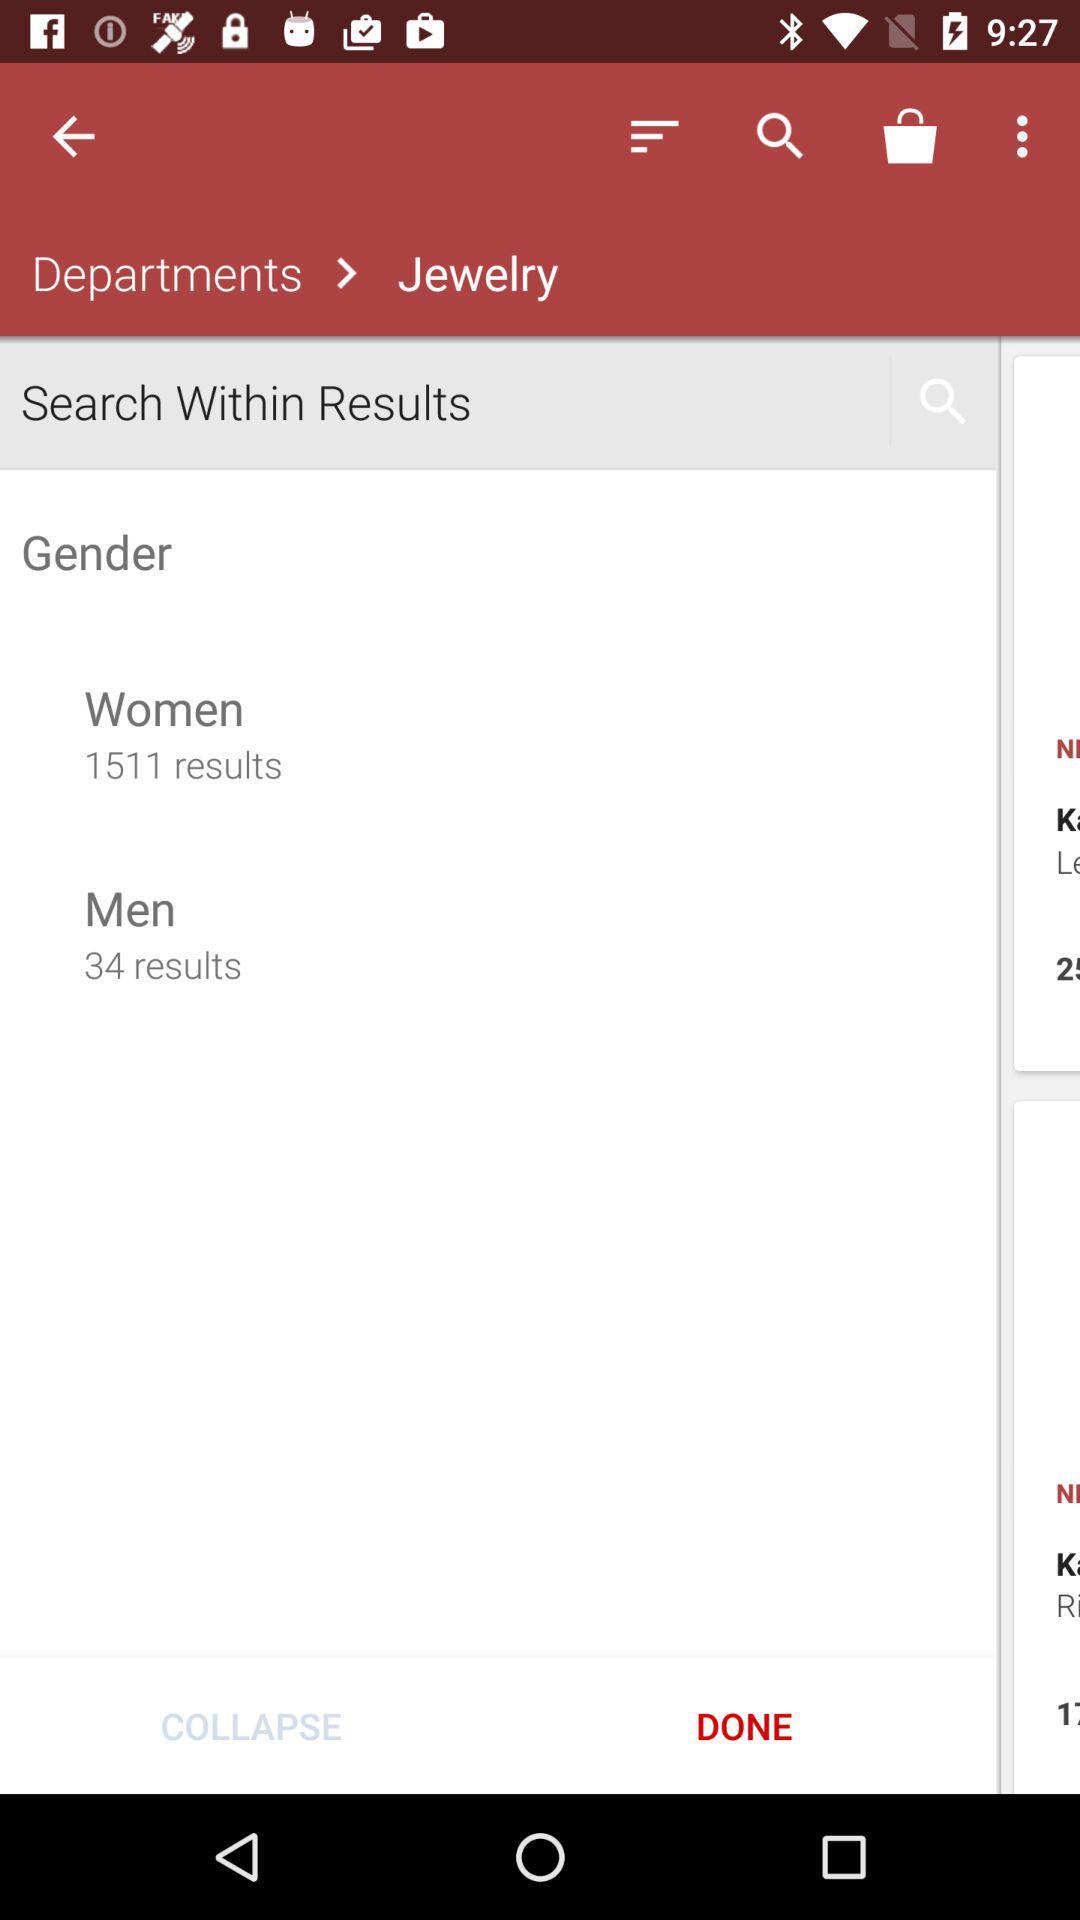 Image resolution: width=1080 pixels, height=1920 pixels. I want to click on the icon to the left of jewelry, so click(161, 272).